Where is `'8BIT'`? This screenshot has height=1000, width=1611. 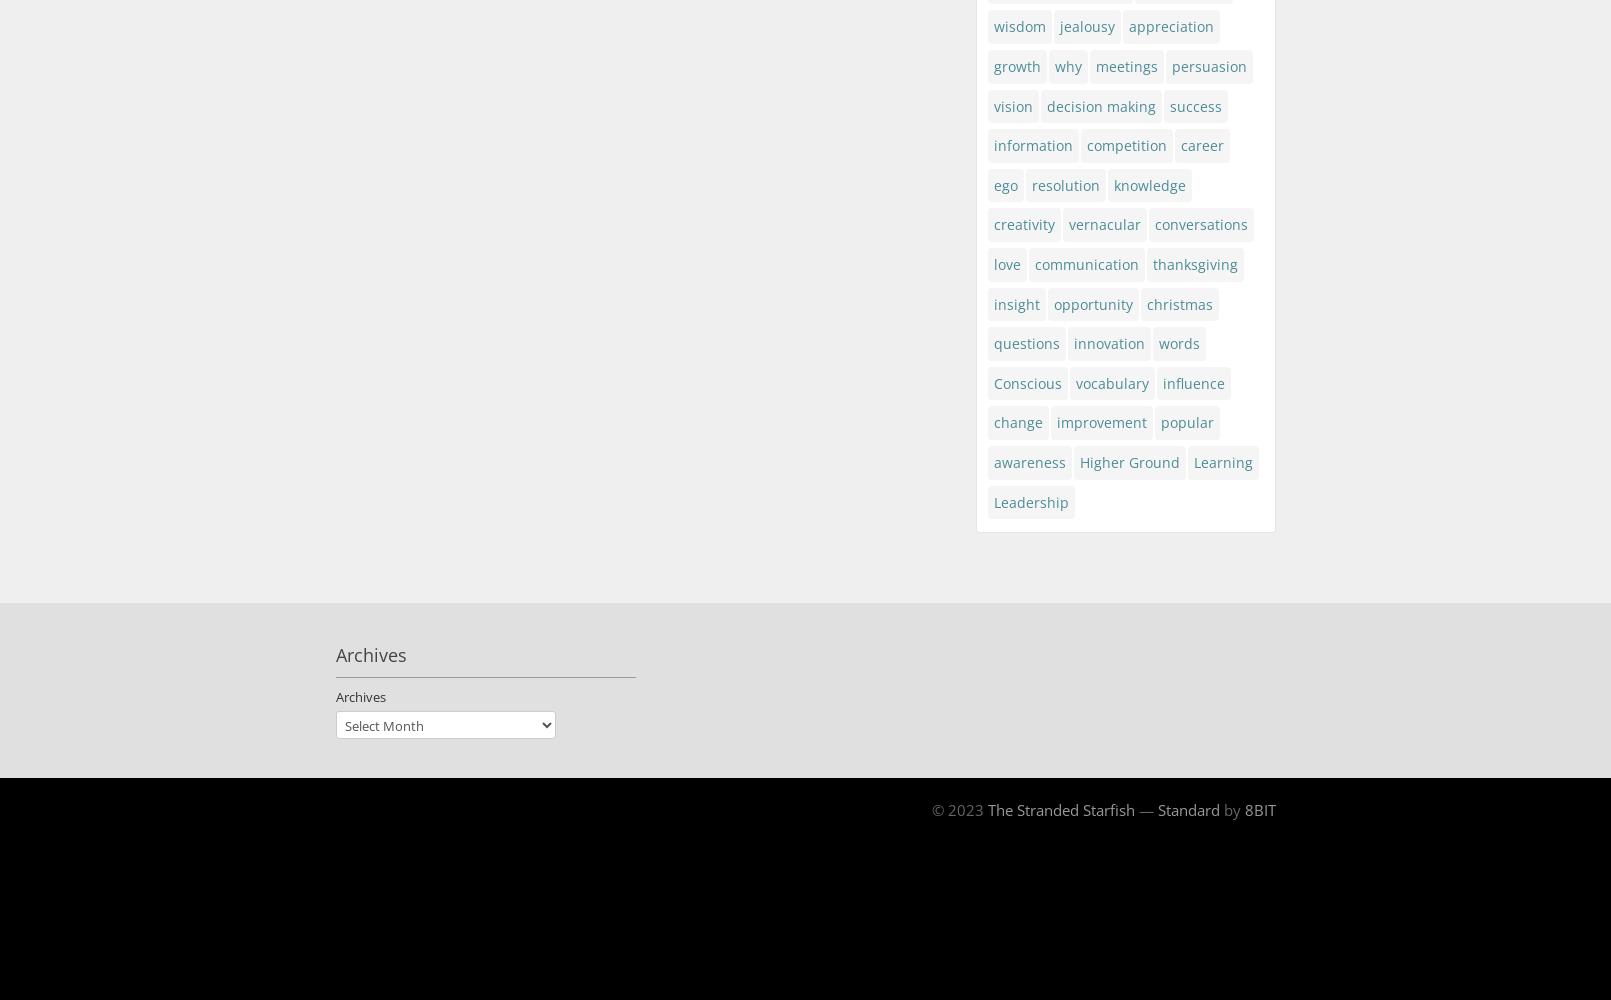 '8BIT' is located at coordinates (1259, 810).